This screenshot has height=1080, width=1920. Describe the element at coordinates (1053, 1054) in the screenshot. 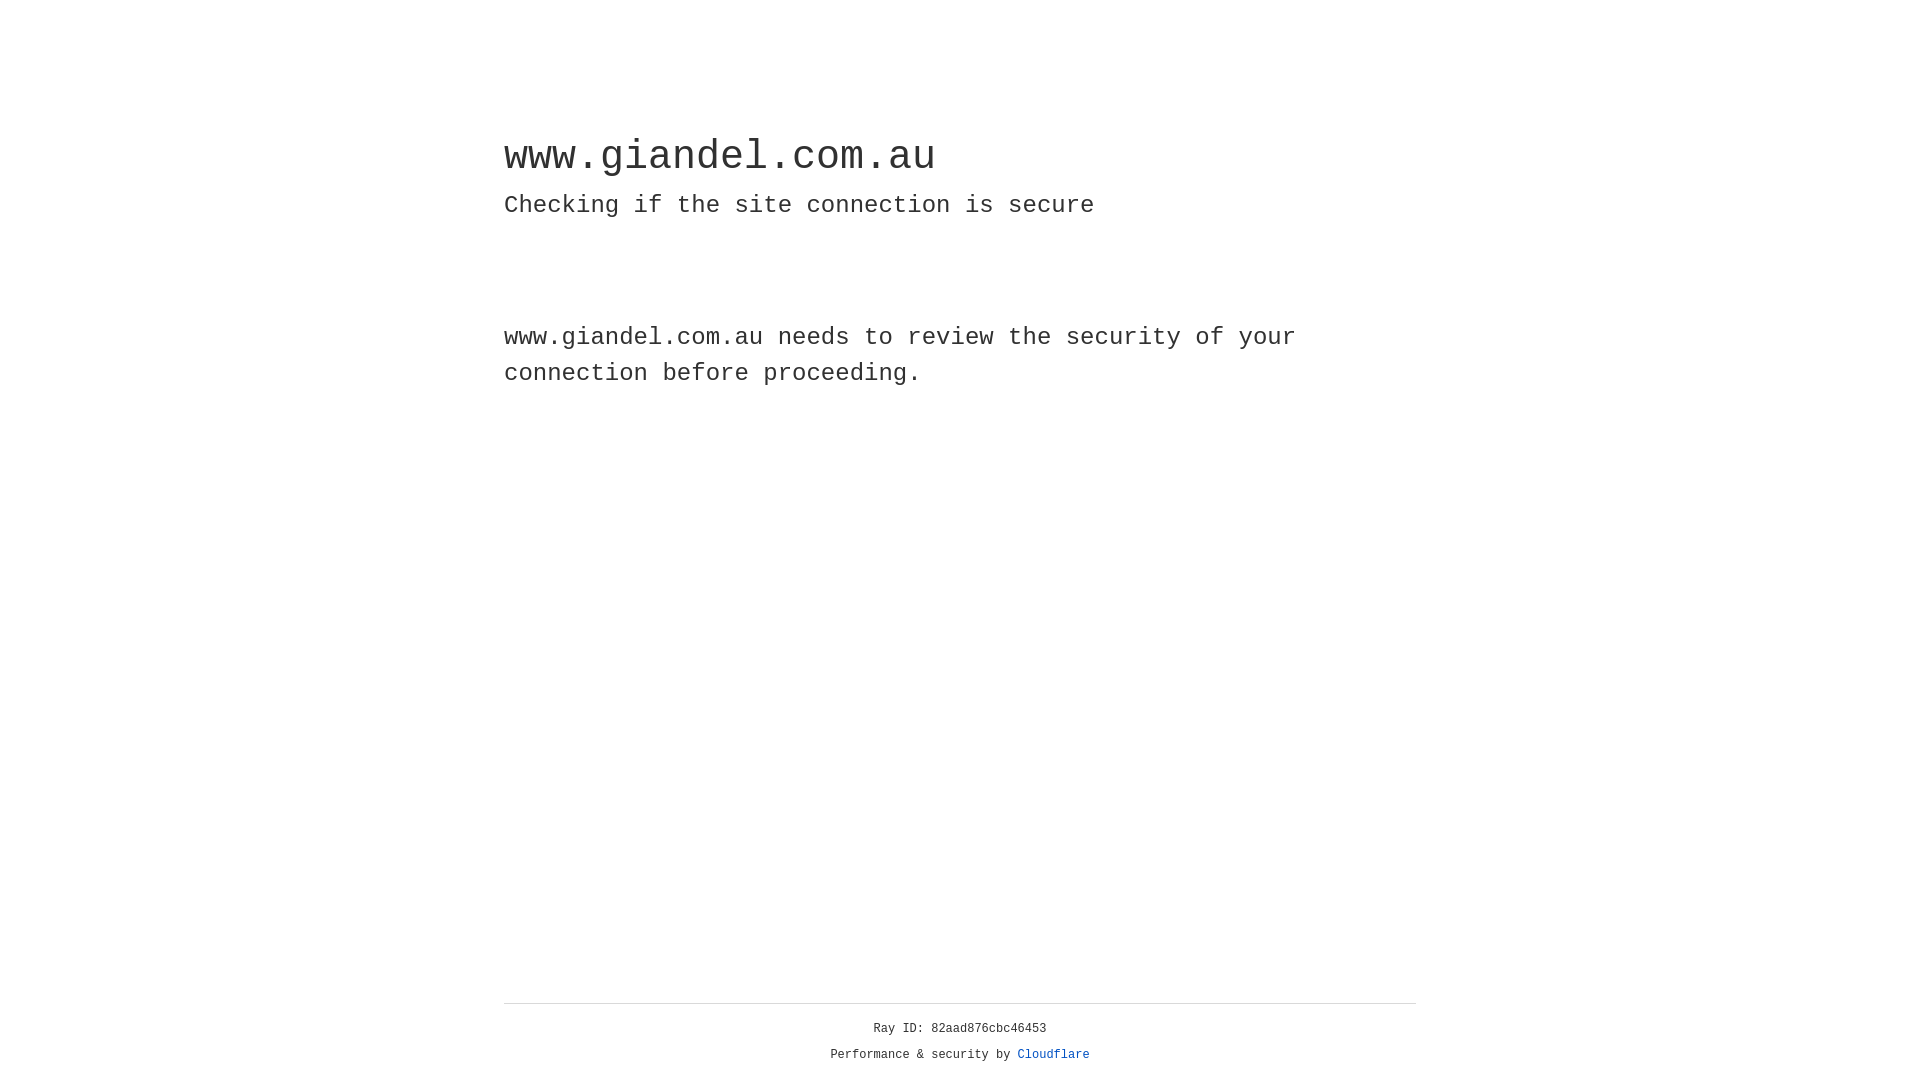

I see `'Cloudflare'` at that location.